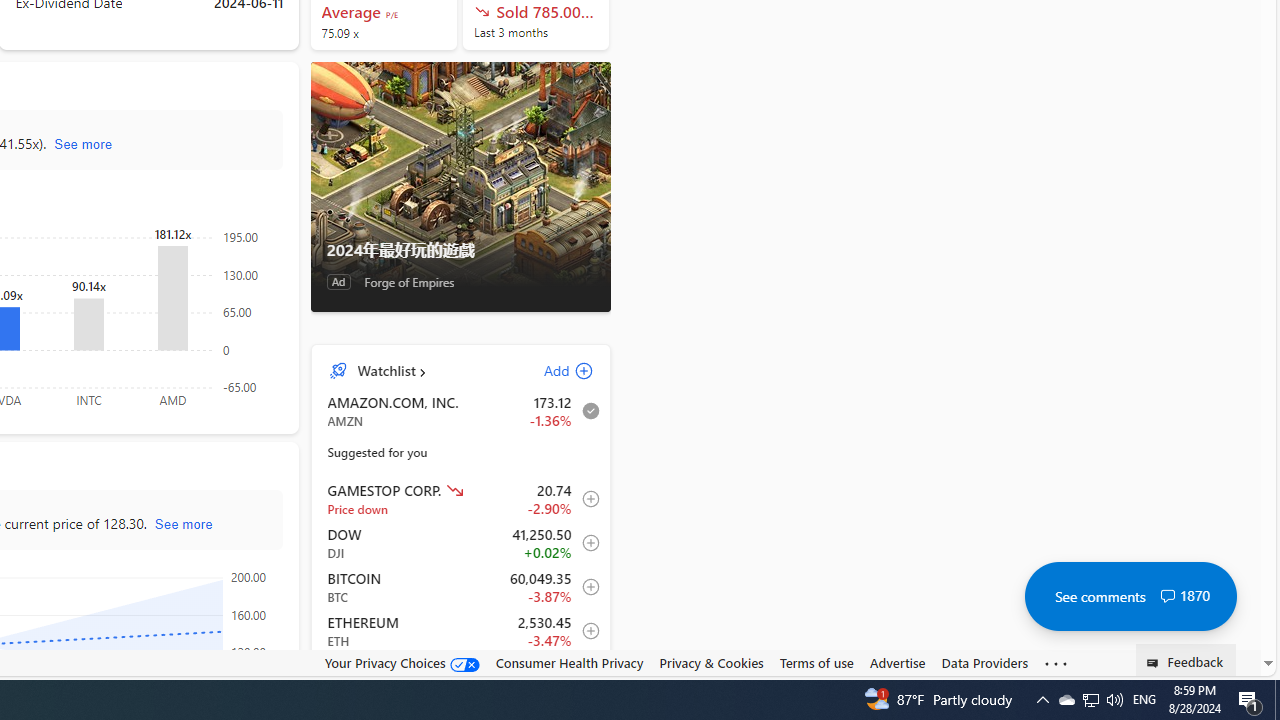  Describe the element at coordinates (896, 663) in the screenshot. I see `'Advertise'` at that location.